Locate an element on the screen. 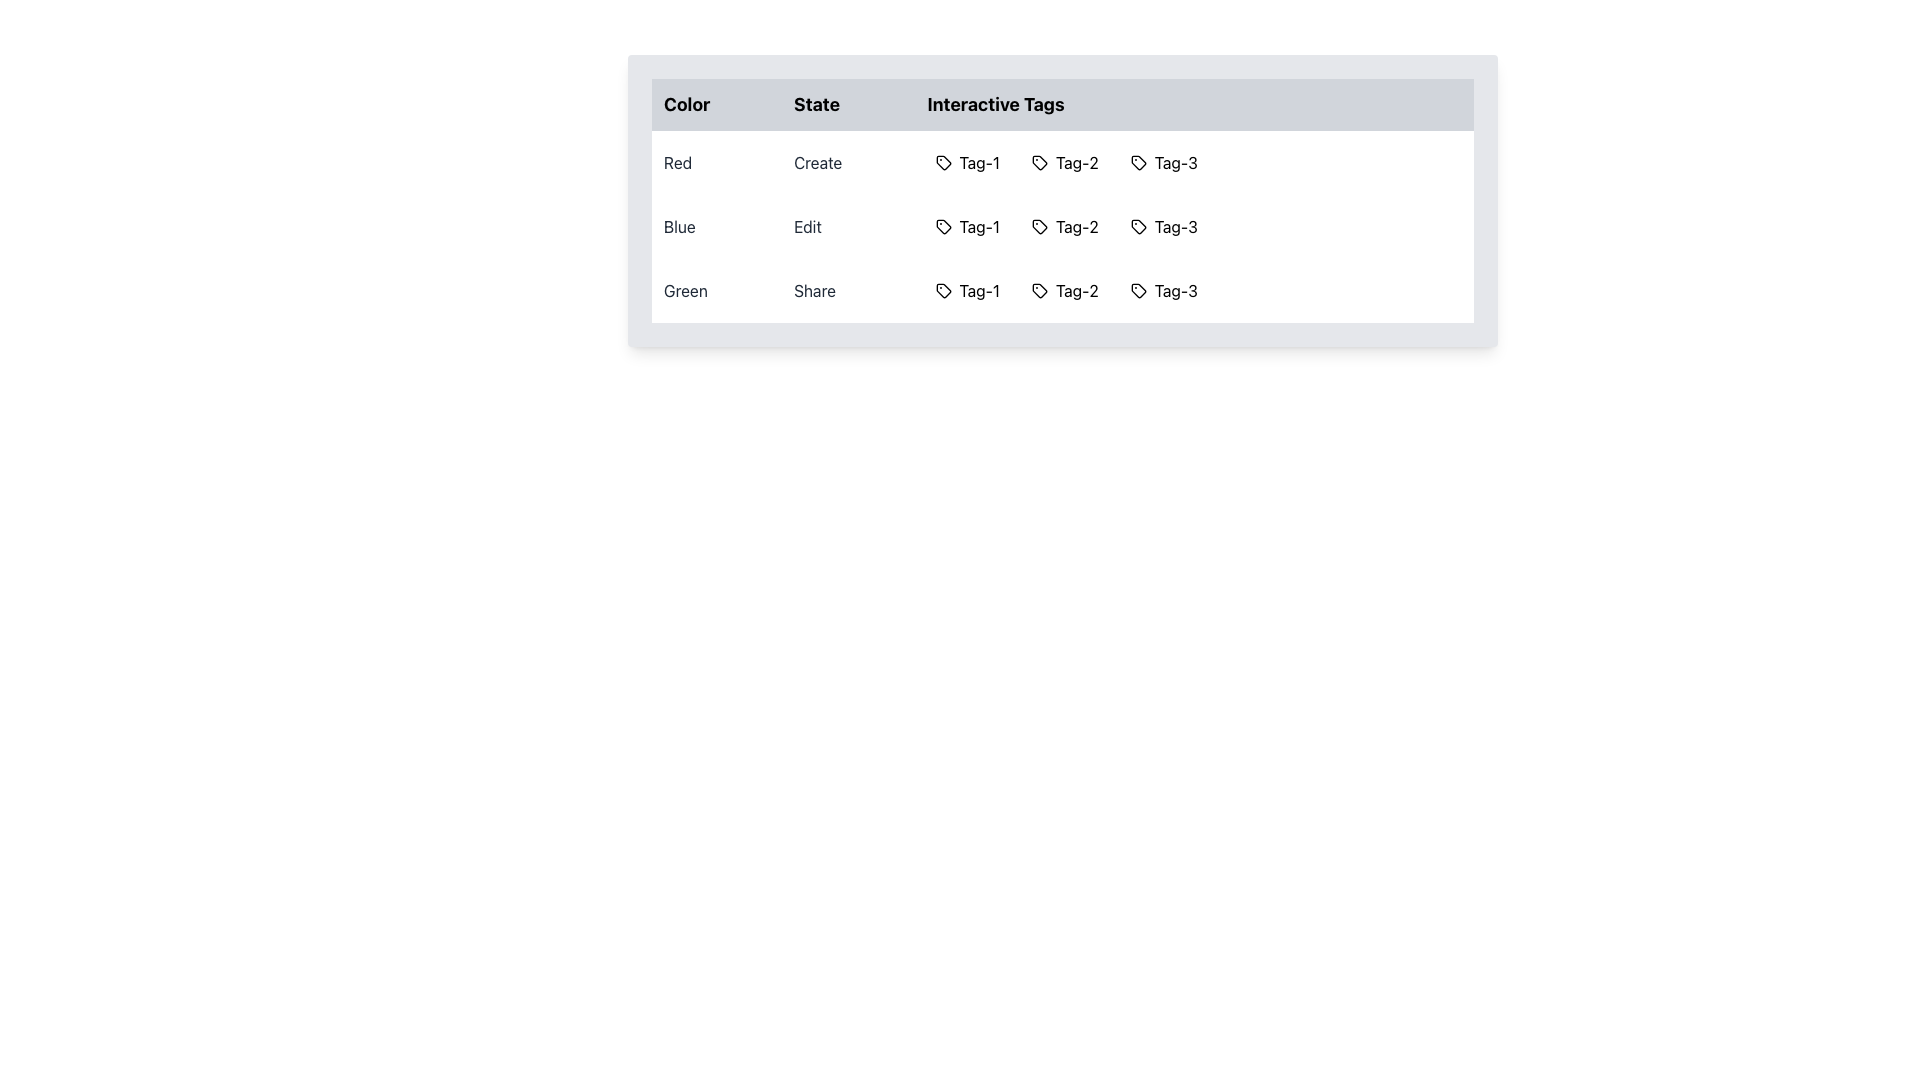  the Table Header Row, which contains the columns labeled 'Color,' 'State,' and 'Interactive Tags' in bold text on a light gray background at the top of the table is located at coordinates (1061, 104).